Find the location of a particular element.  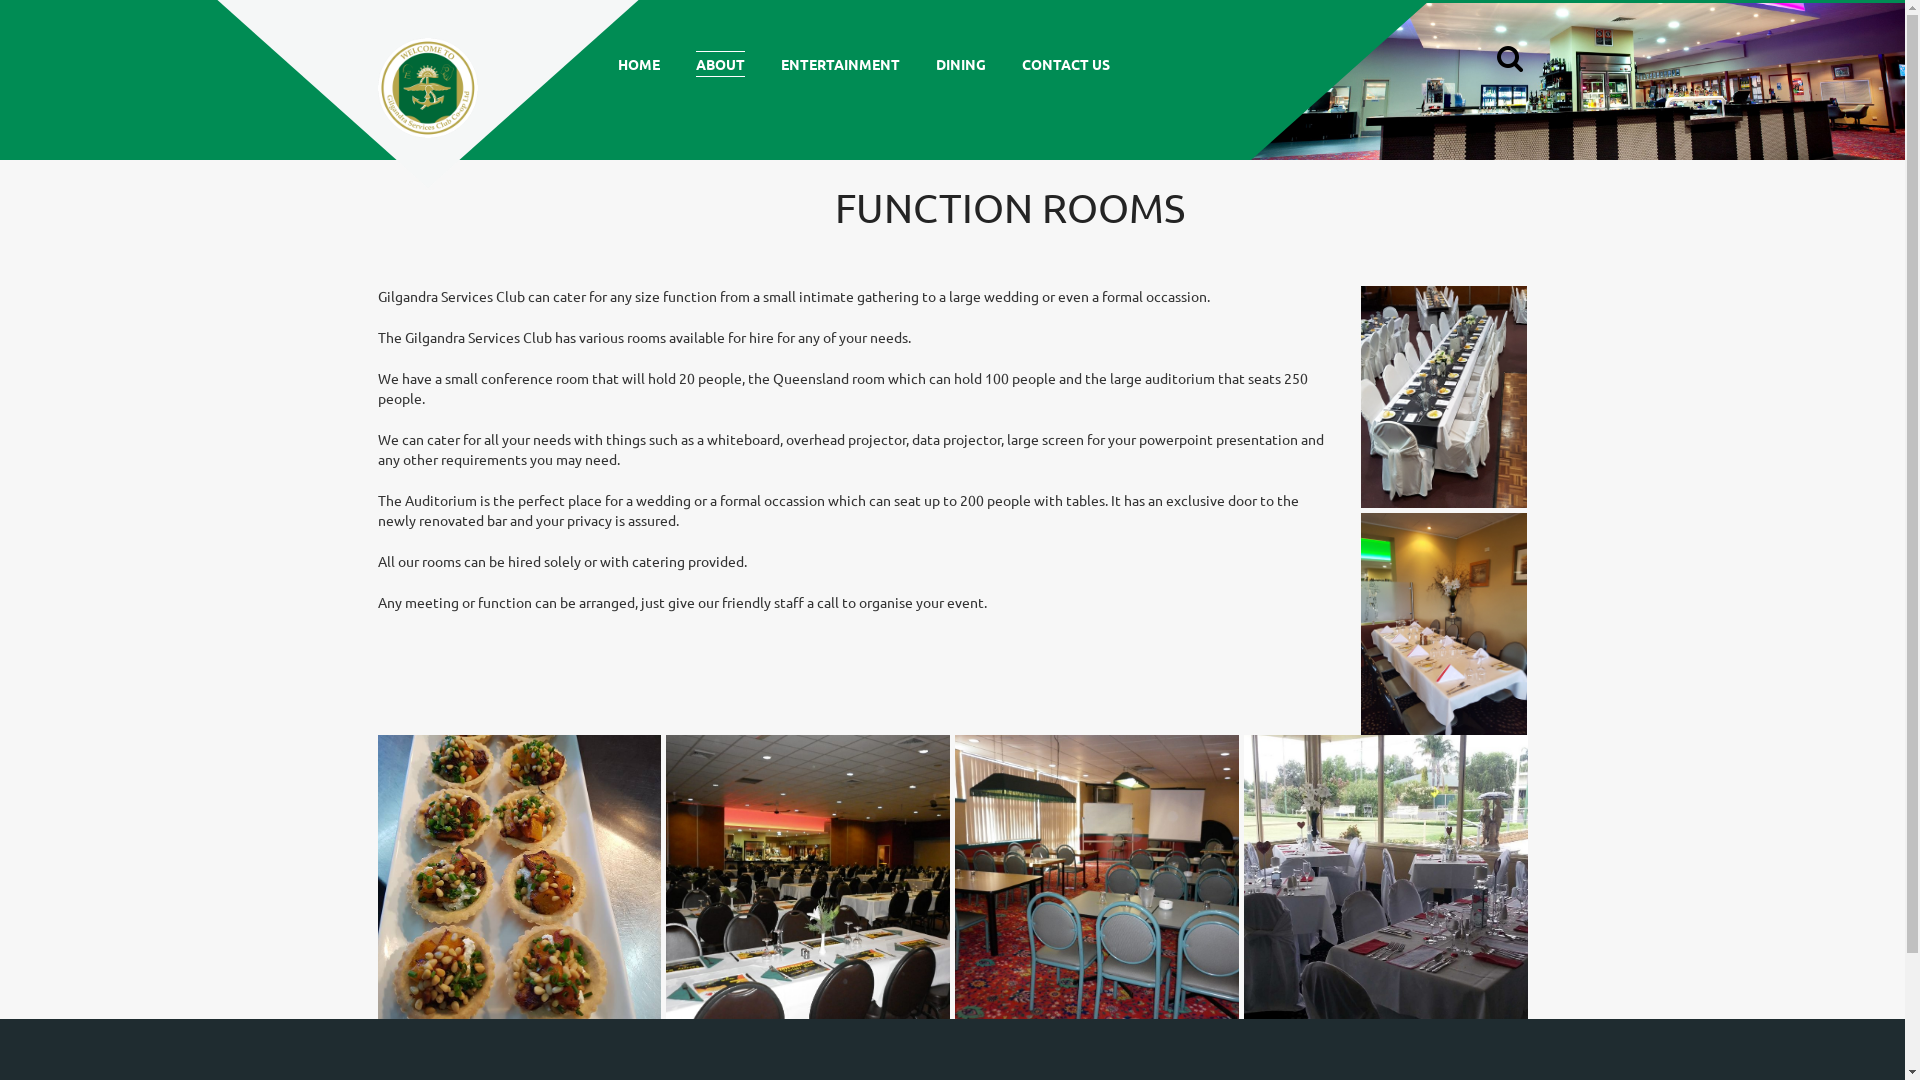

'Valentines-day-2' is located at coordinates (1385, 875).